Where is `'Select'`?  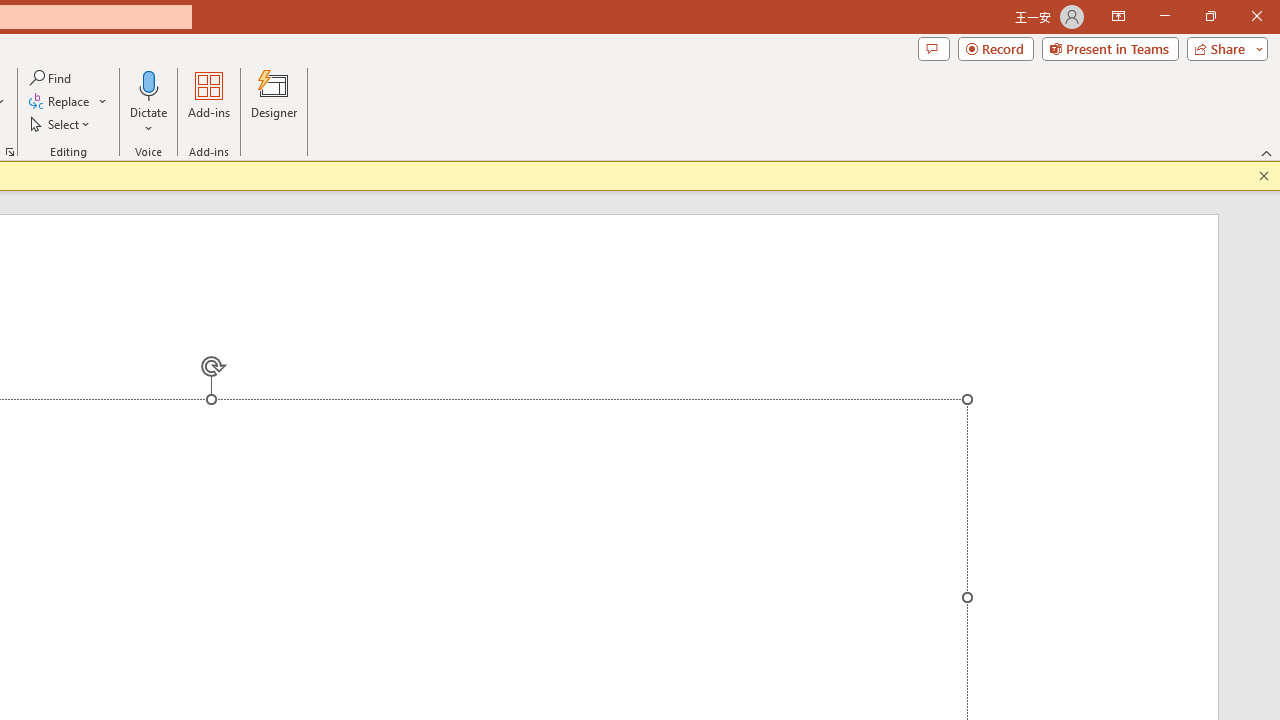
'Select' is located at coordinates (61, 124).